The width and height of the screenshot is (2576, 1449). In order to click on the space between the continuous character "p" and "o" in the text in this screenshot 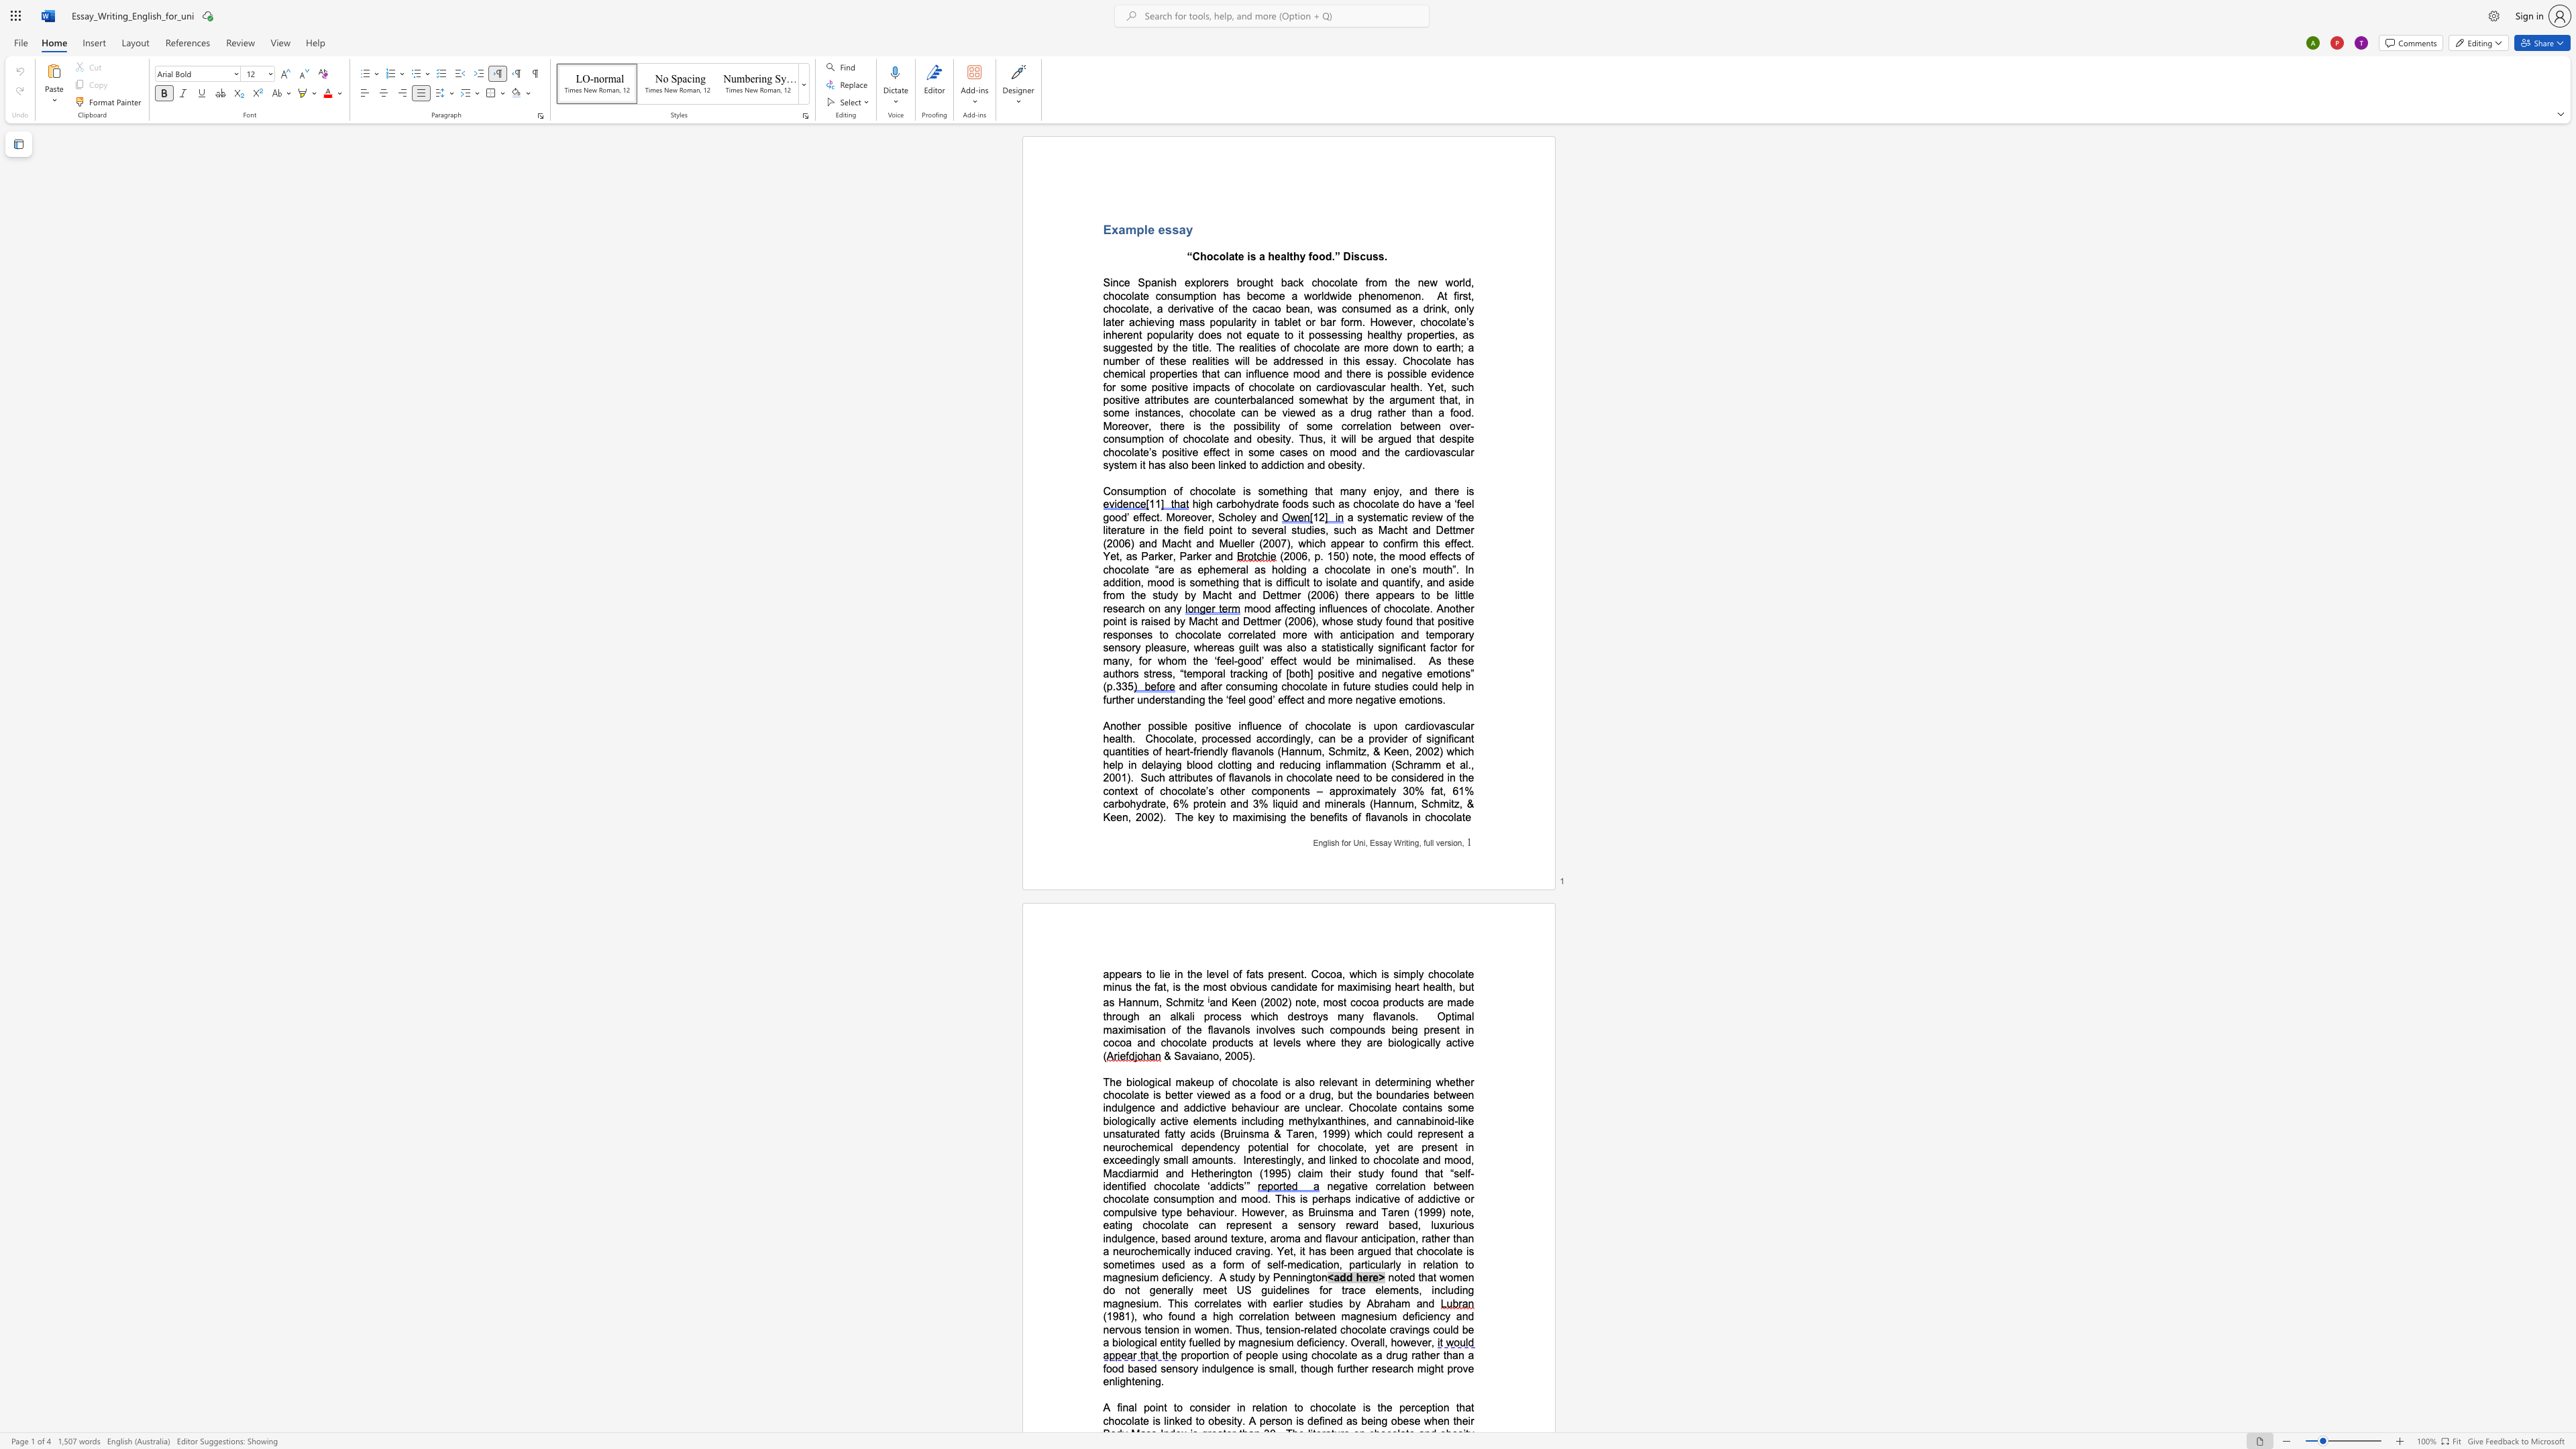, I will do `click(1148, 1407)`.